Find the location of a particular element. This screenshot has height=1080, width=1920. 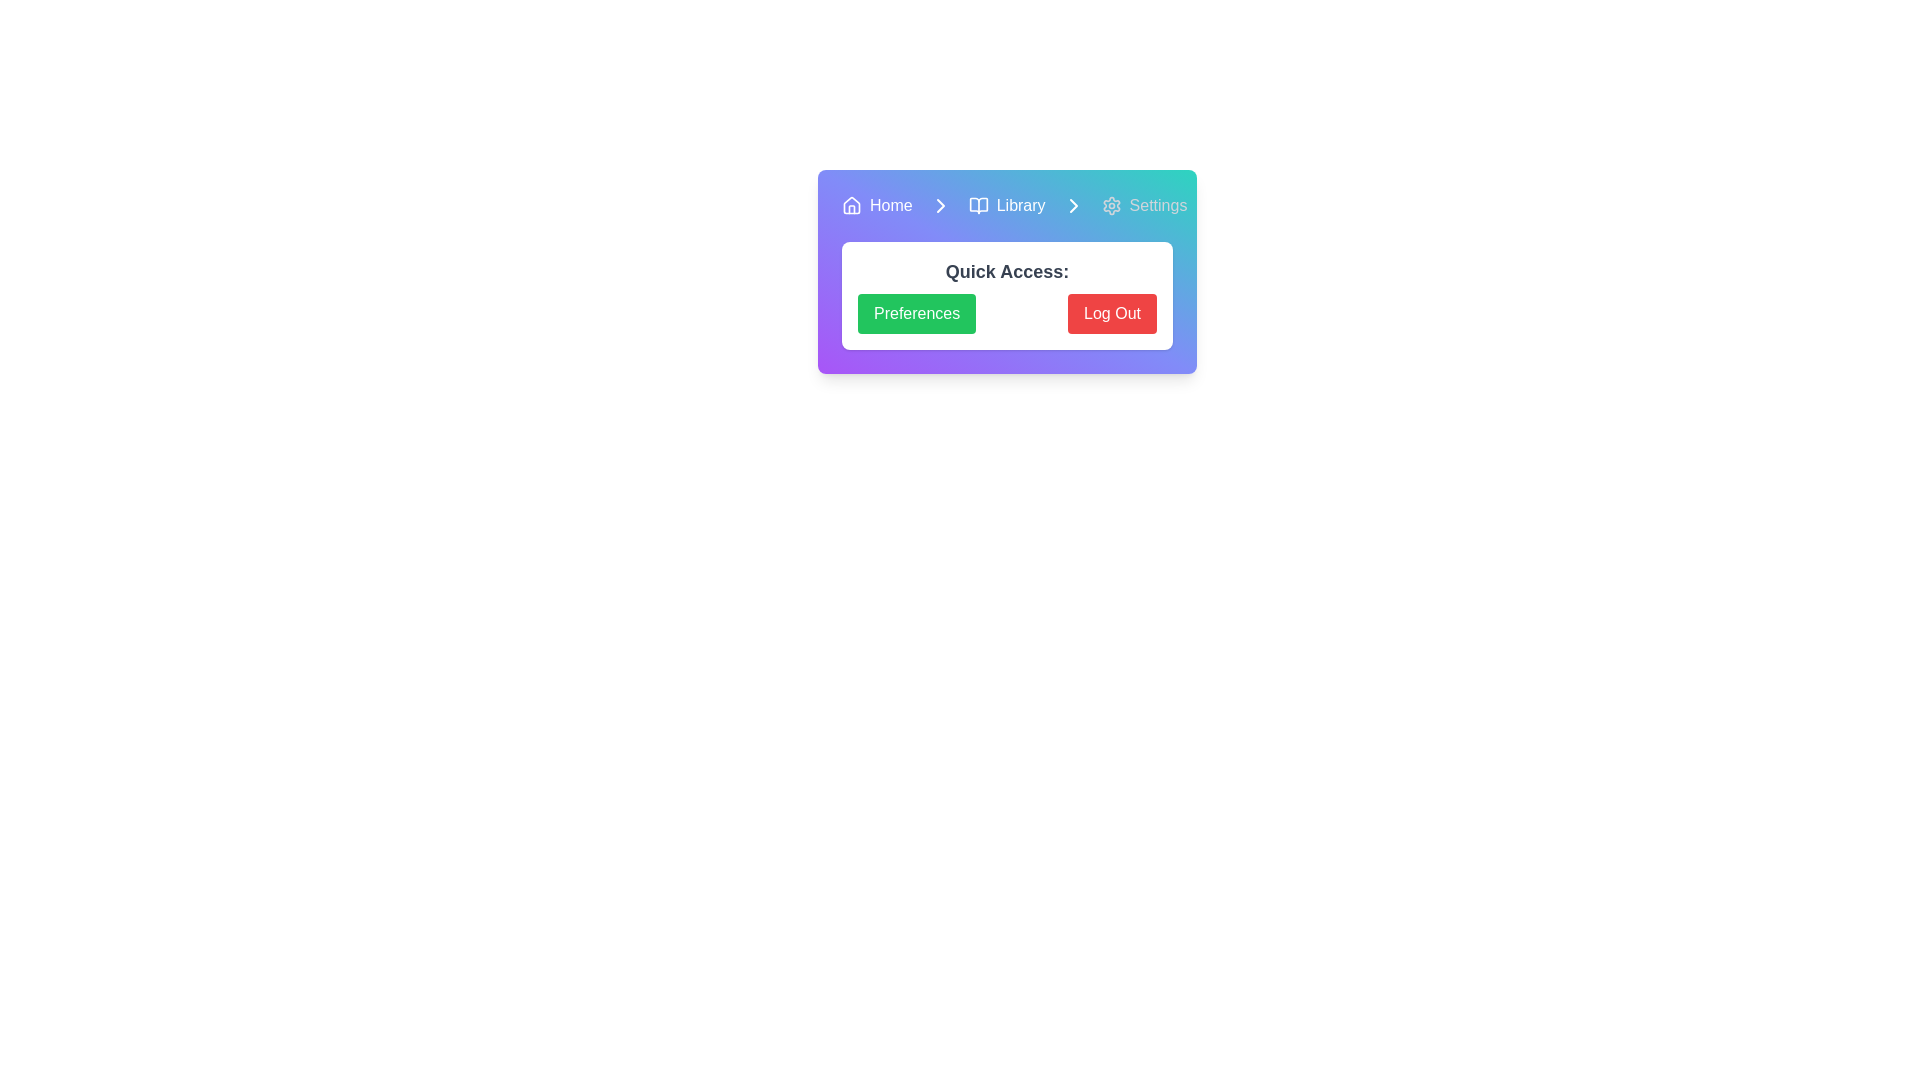

the Text label, which serves as a navigation label likely redirecting users to the home page, located to the right of a house-shaped icon in the horizontal navigation bar is located at coordinates (890, 205).